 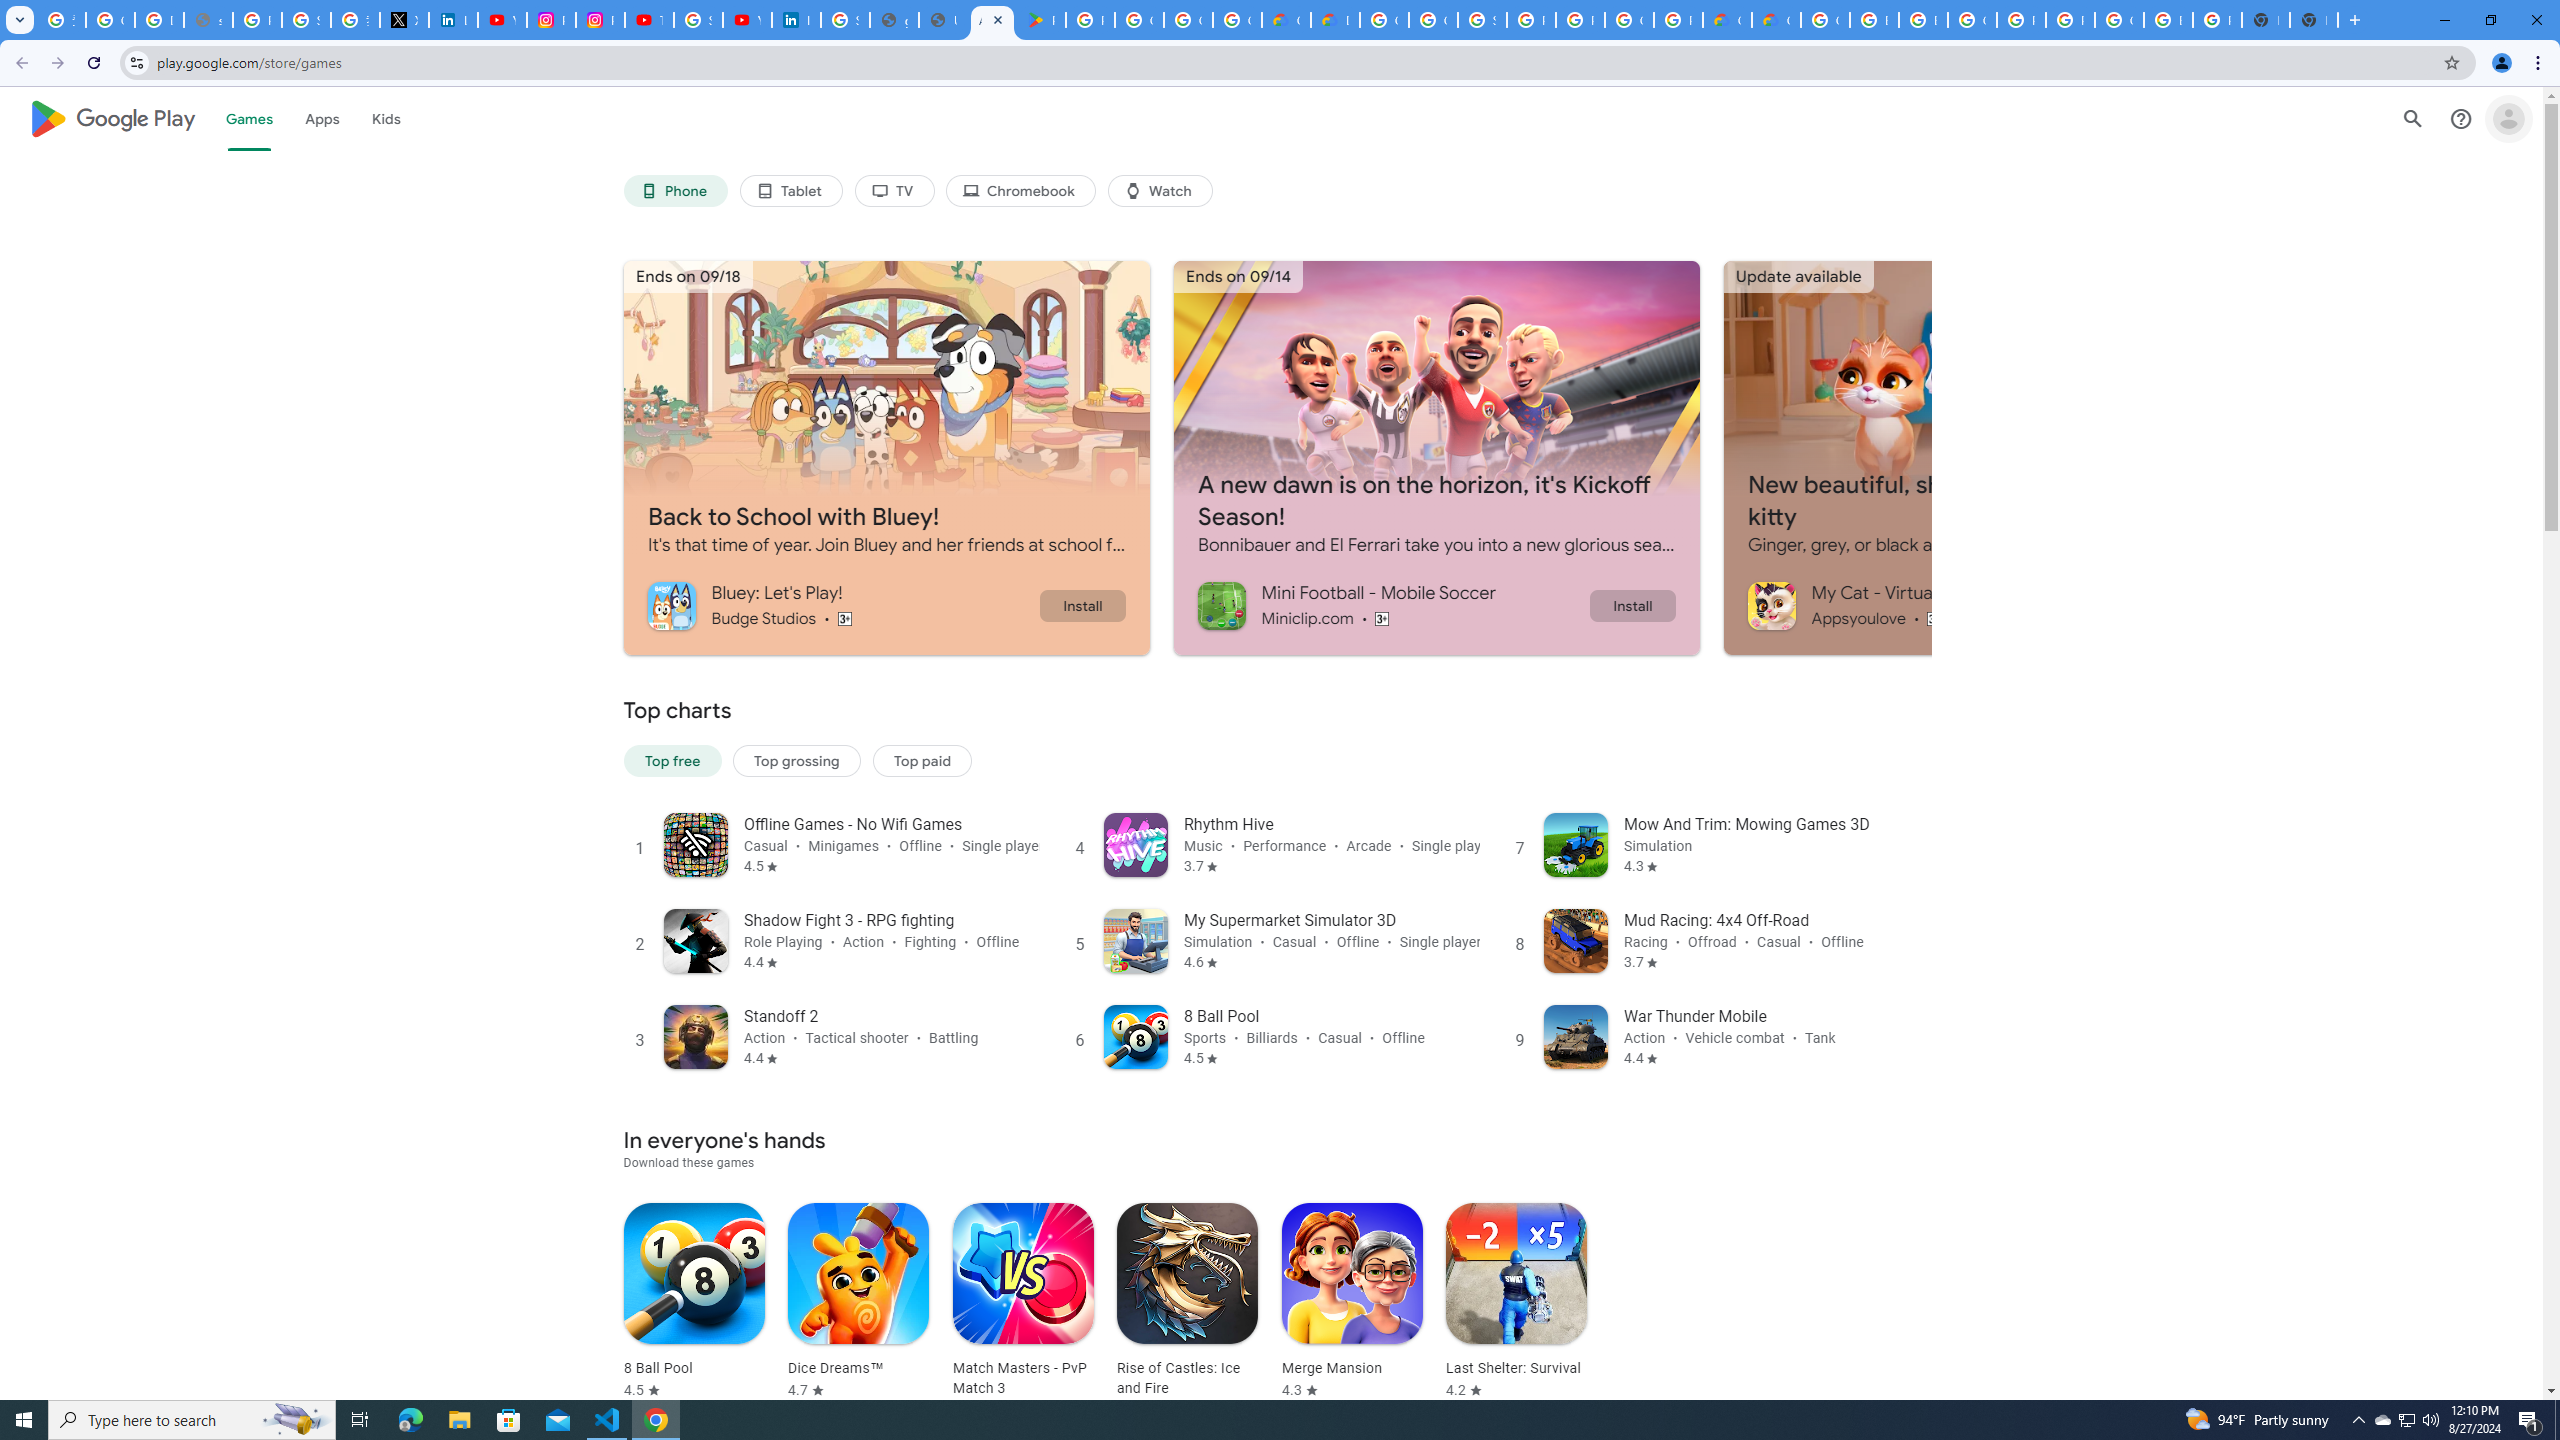 I want to click on '8 Ball Pool Rated 4.5 stars out of five stars', so click(x=692, y=1301).